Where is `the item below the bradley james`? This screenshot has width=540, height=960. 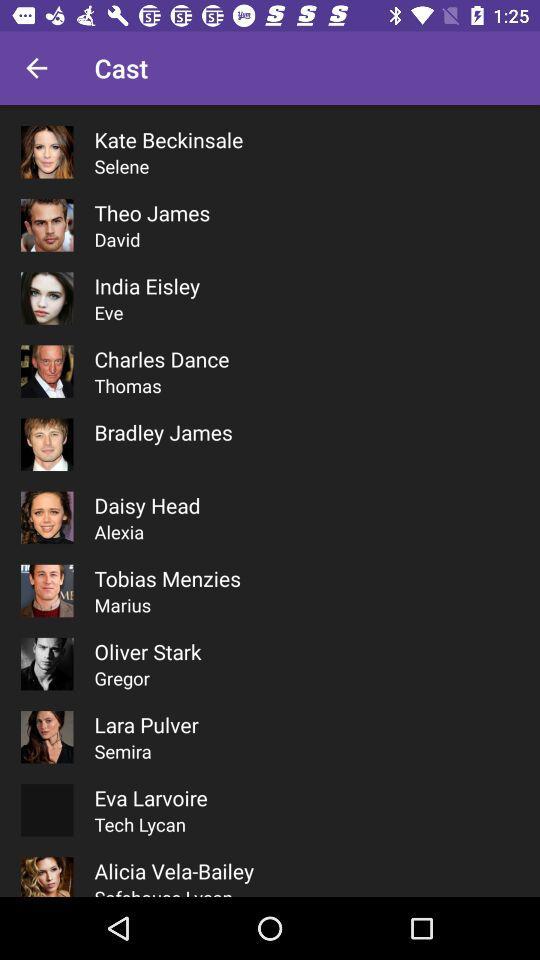 the item below the bradley james is located at coordinates (146, 504).